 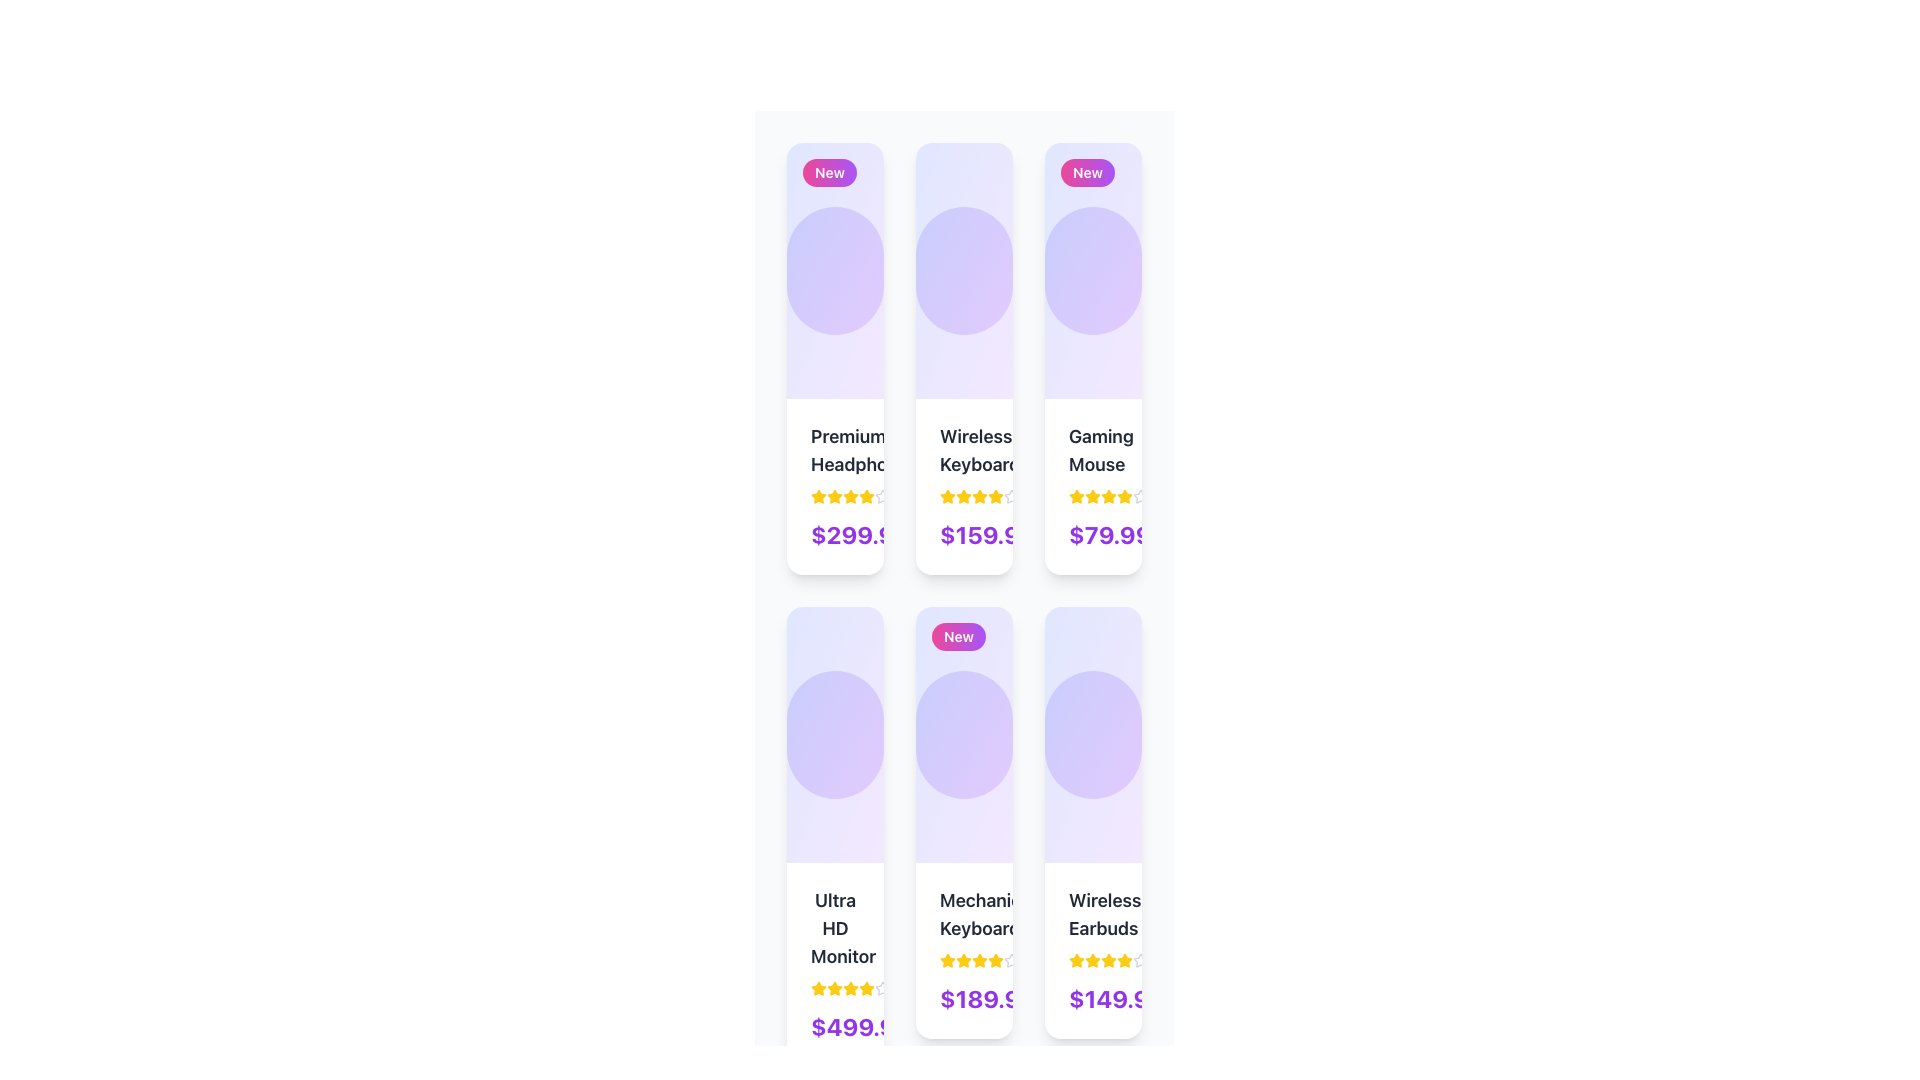 What do you see at coordinates (1075, 496) in the screenshot?
I see `the first yellow star icon used for rating under the product item 'Gaming Mouse'` at bounding box center [1075, 496].